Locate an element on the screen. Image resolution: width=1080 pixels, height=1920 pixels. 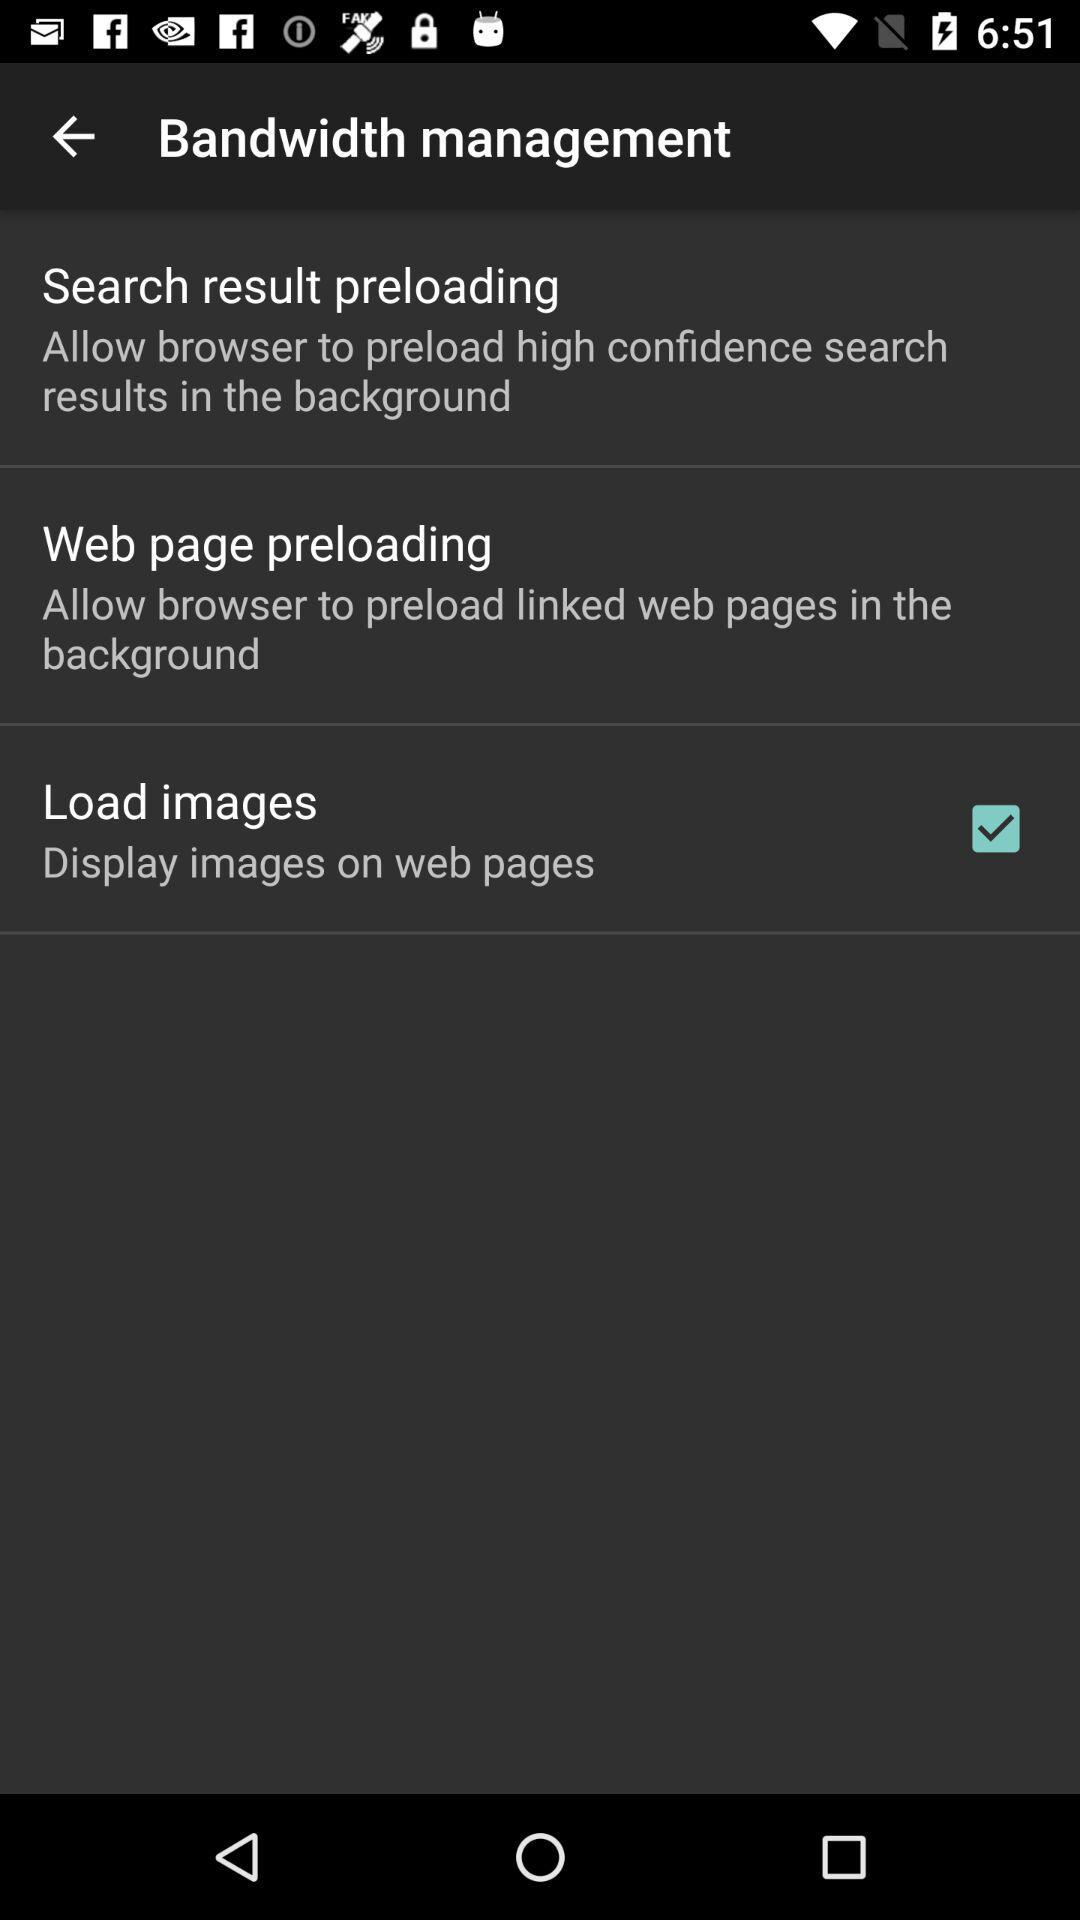
the icon next to bandwidth management item is located at coordinates (72, 135).